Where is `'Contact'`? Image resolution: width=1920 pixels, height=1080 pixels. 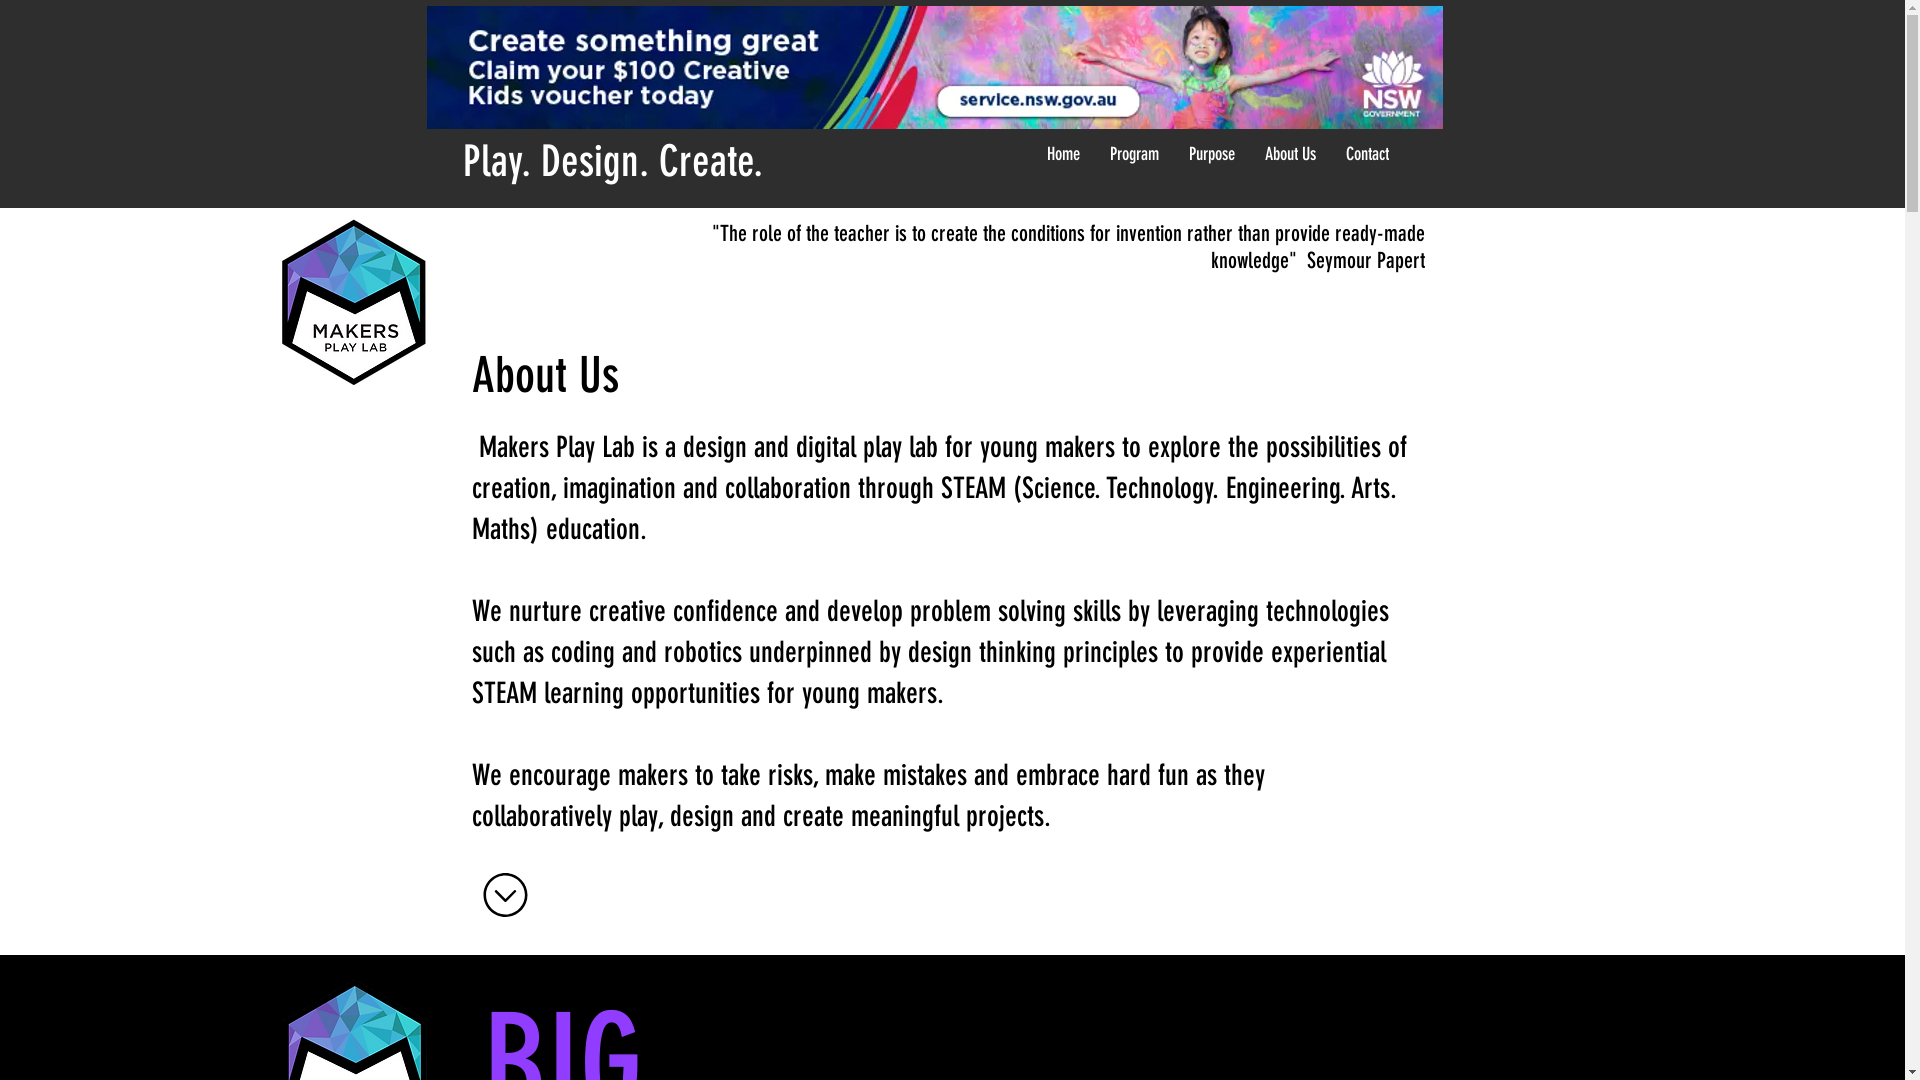 'Contact' is located at coordinates (1365, 153).